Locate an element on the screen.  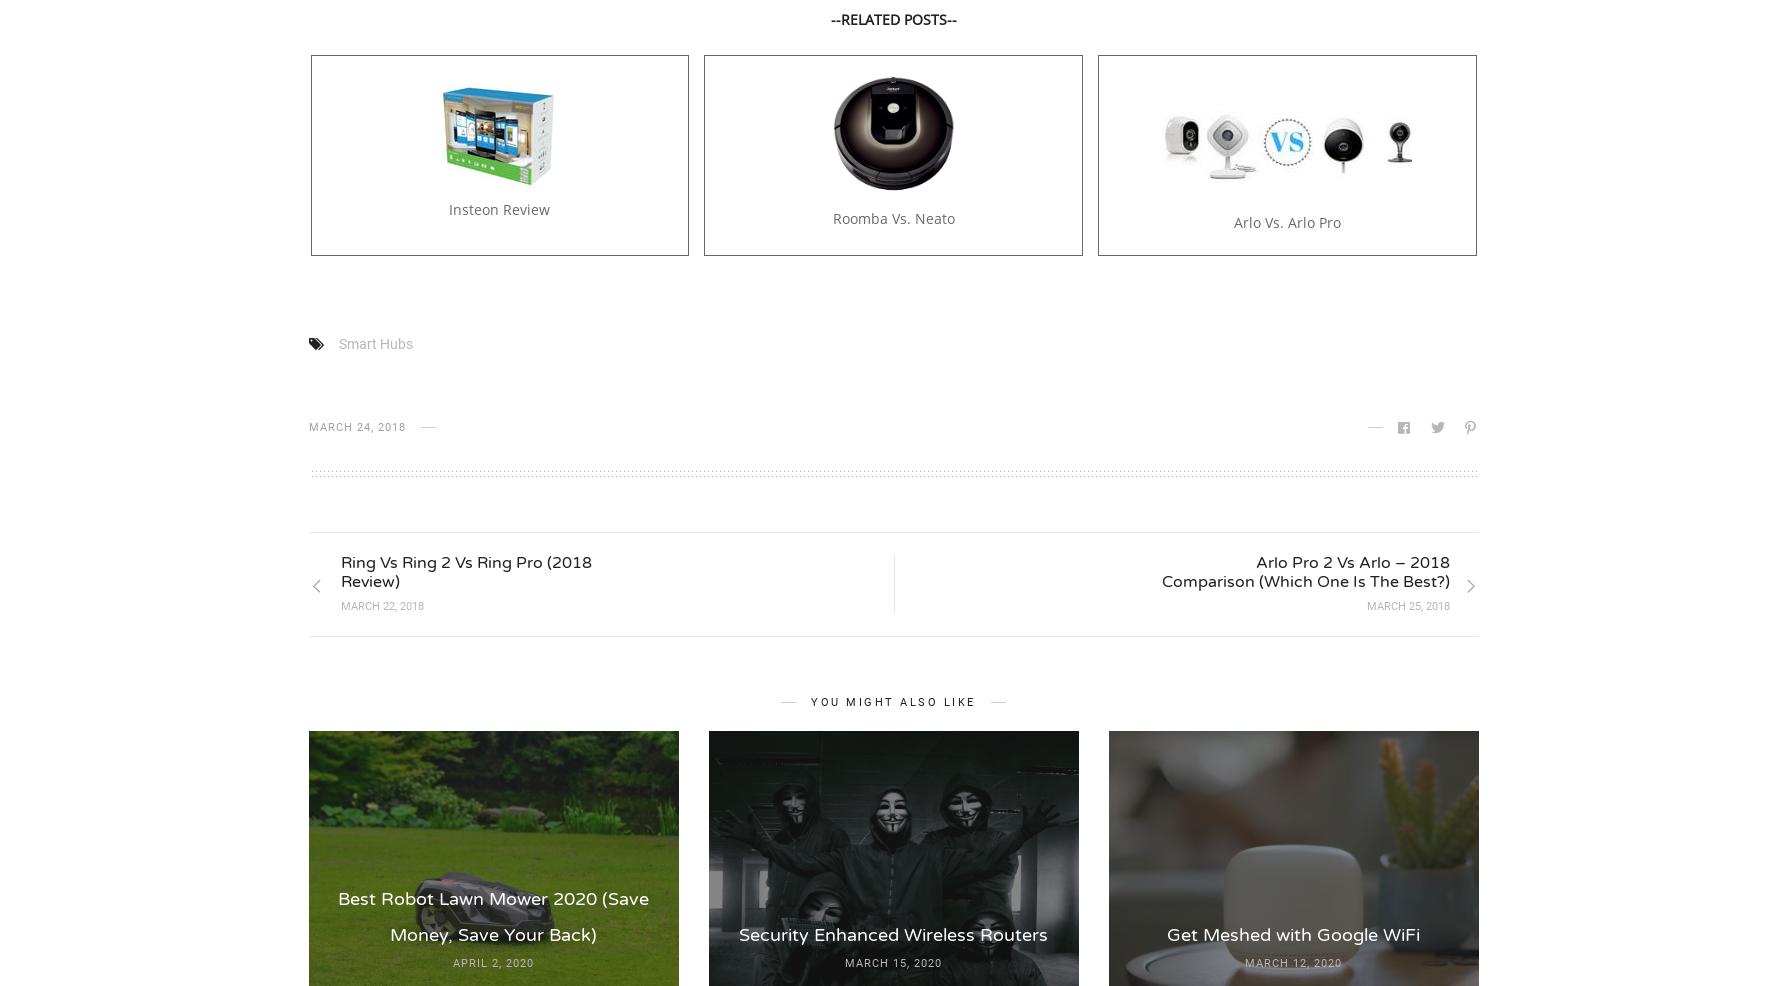
'Arlo Vs. Arlo Pro' is located at coordinates (1285, 221).